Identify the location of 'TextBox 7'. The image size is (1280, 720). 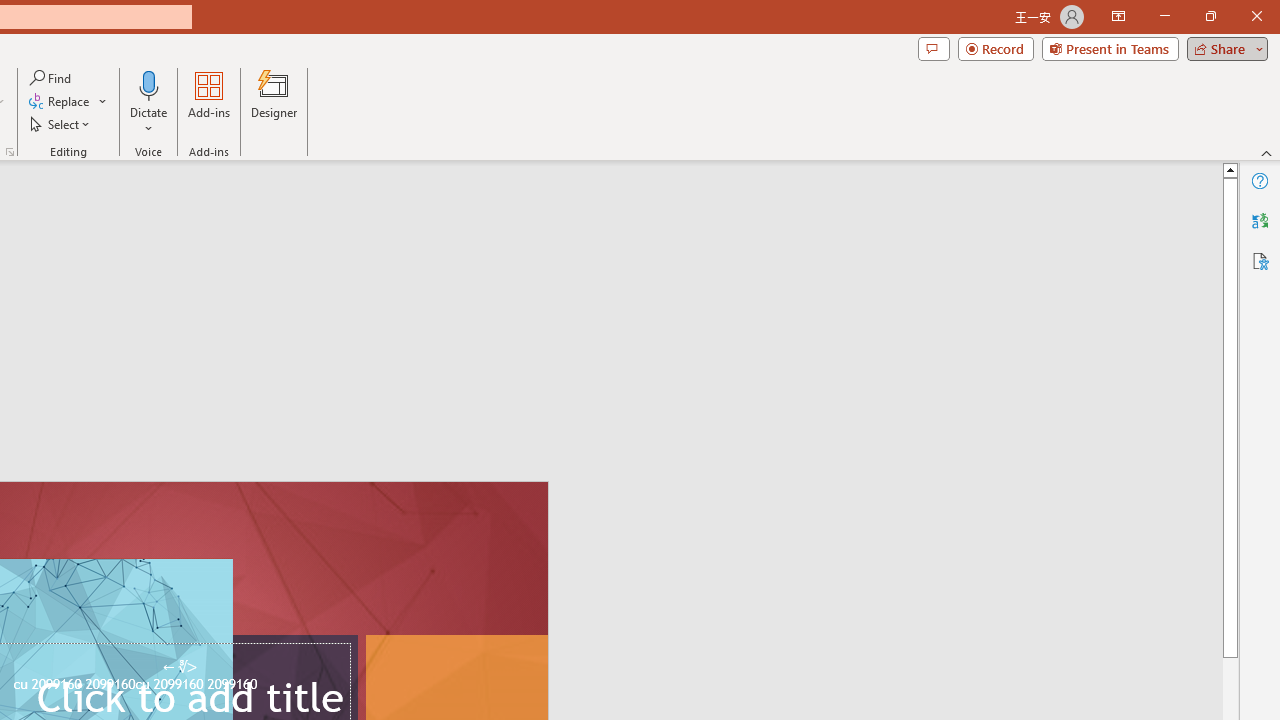
(179, 667).